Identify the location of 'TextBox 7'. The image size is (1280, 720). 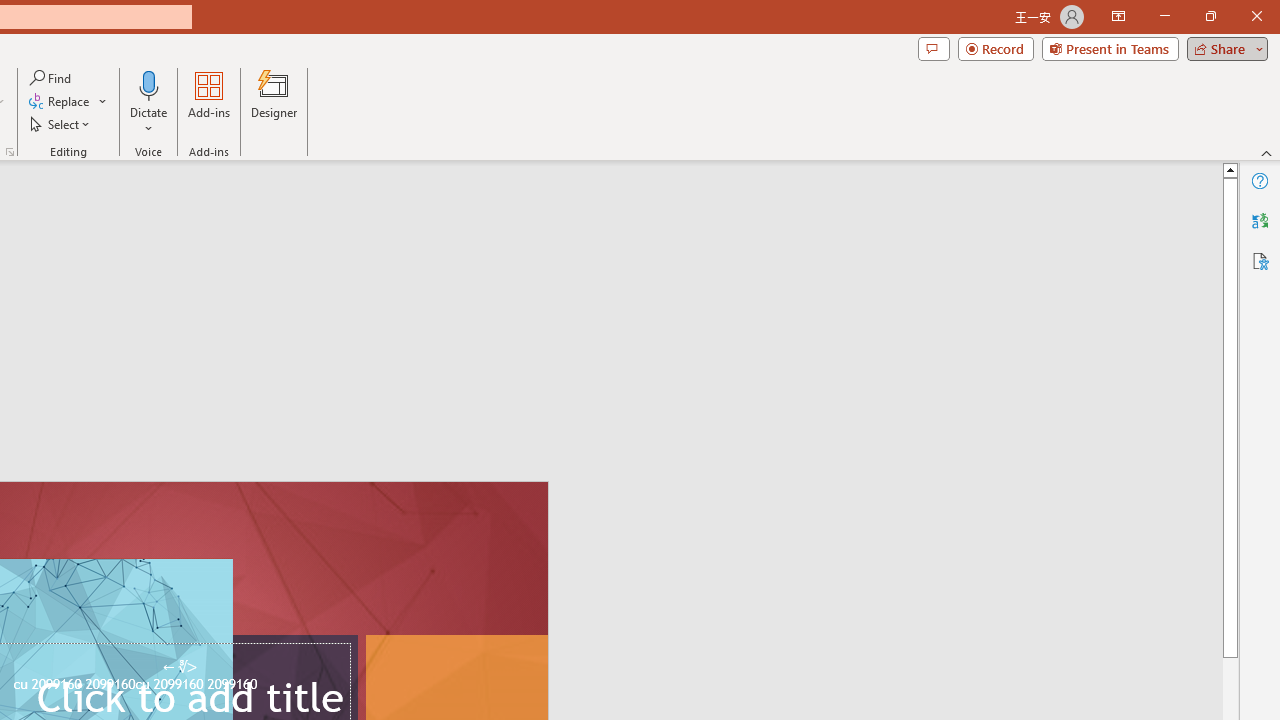
(179, 667).